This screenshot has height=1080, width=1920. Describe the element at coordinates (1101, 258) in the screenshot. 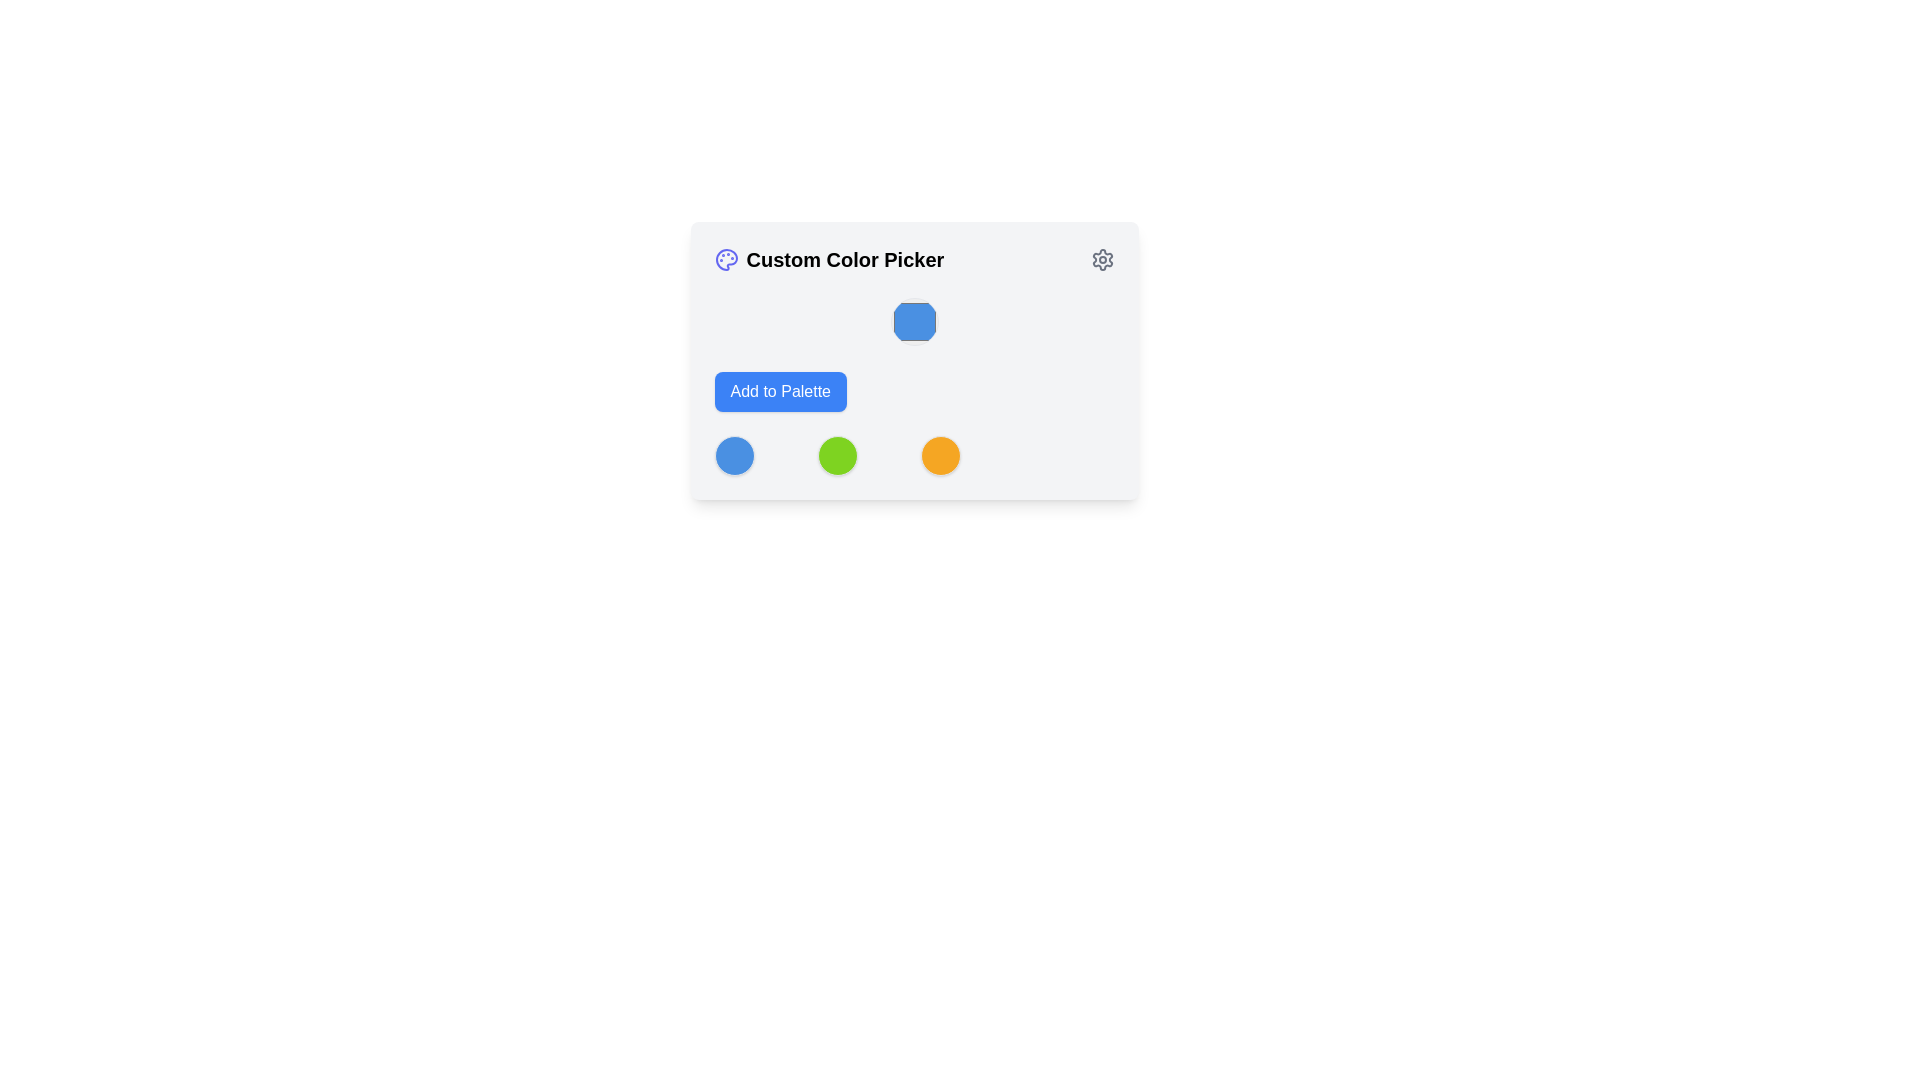

I see `the small gear-shaped settings icon located on the far right of the header row titled 'Custom Color Picker'` at that location.